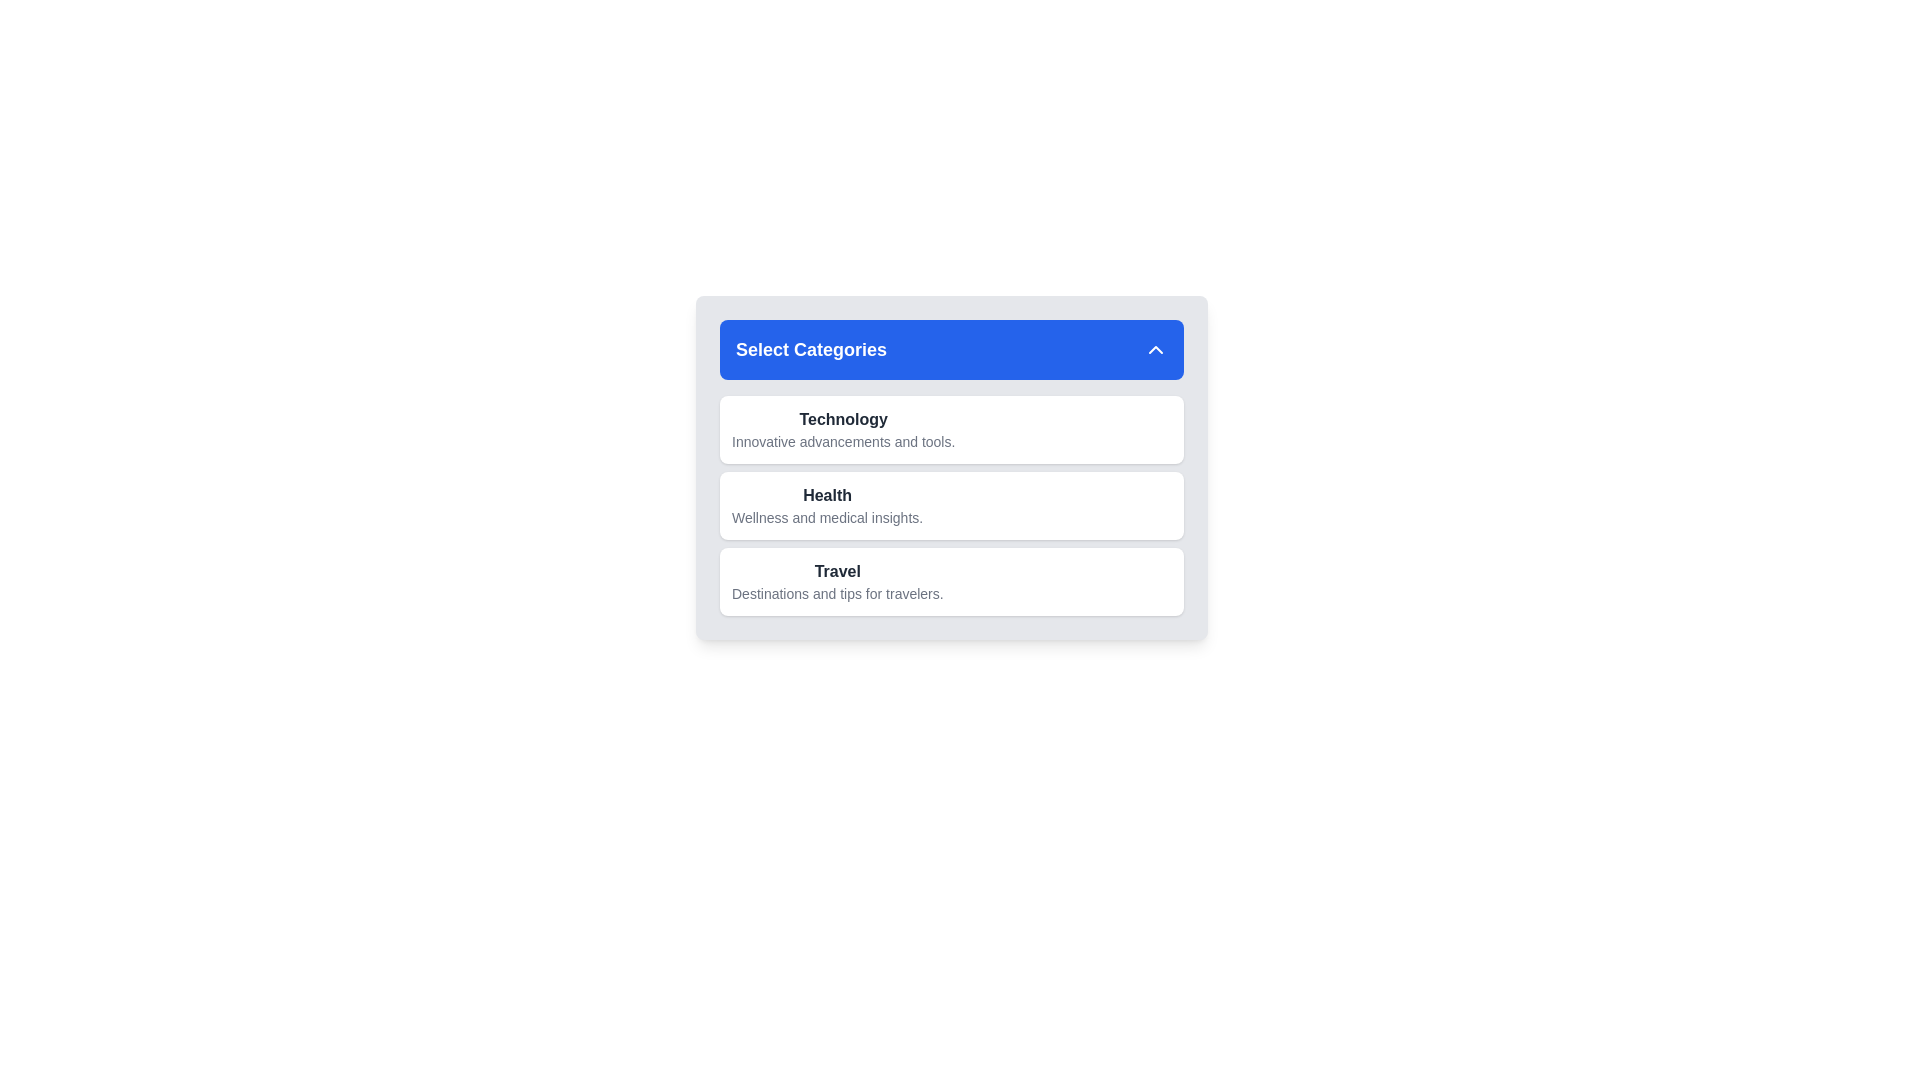  What do you see at coordinates (827, 495) in the screenshot?
I see `the 'Health' category title, which is the second item in a vertical list of categories, positioned between 'Technology' and 'Travel.'` at bounding box center [827, 495].